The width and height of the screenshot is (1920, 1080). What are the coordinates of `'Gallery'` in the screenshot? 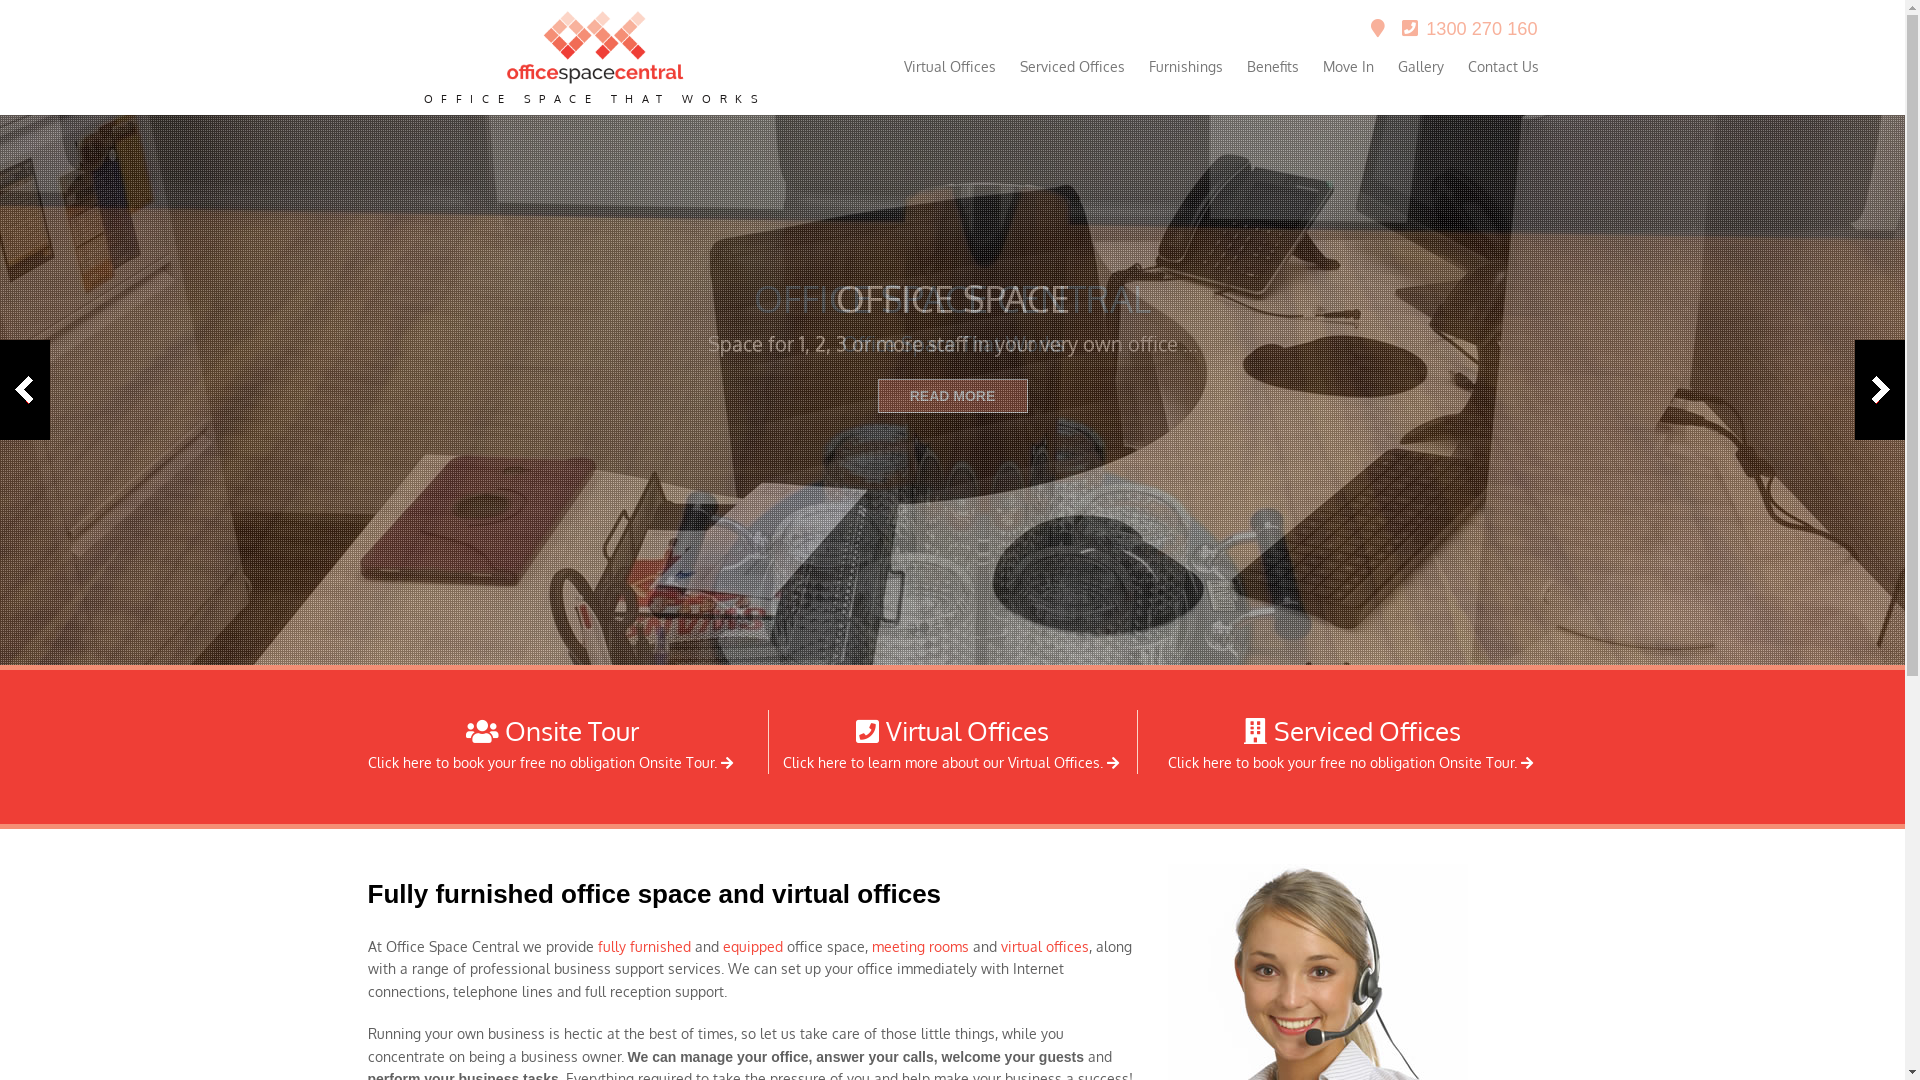 It's located at (1419, 65).